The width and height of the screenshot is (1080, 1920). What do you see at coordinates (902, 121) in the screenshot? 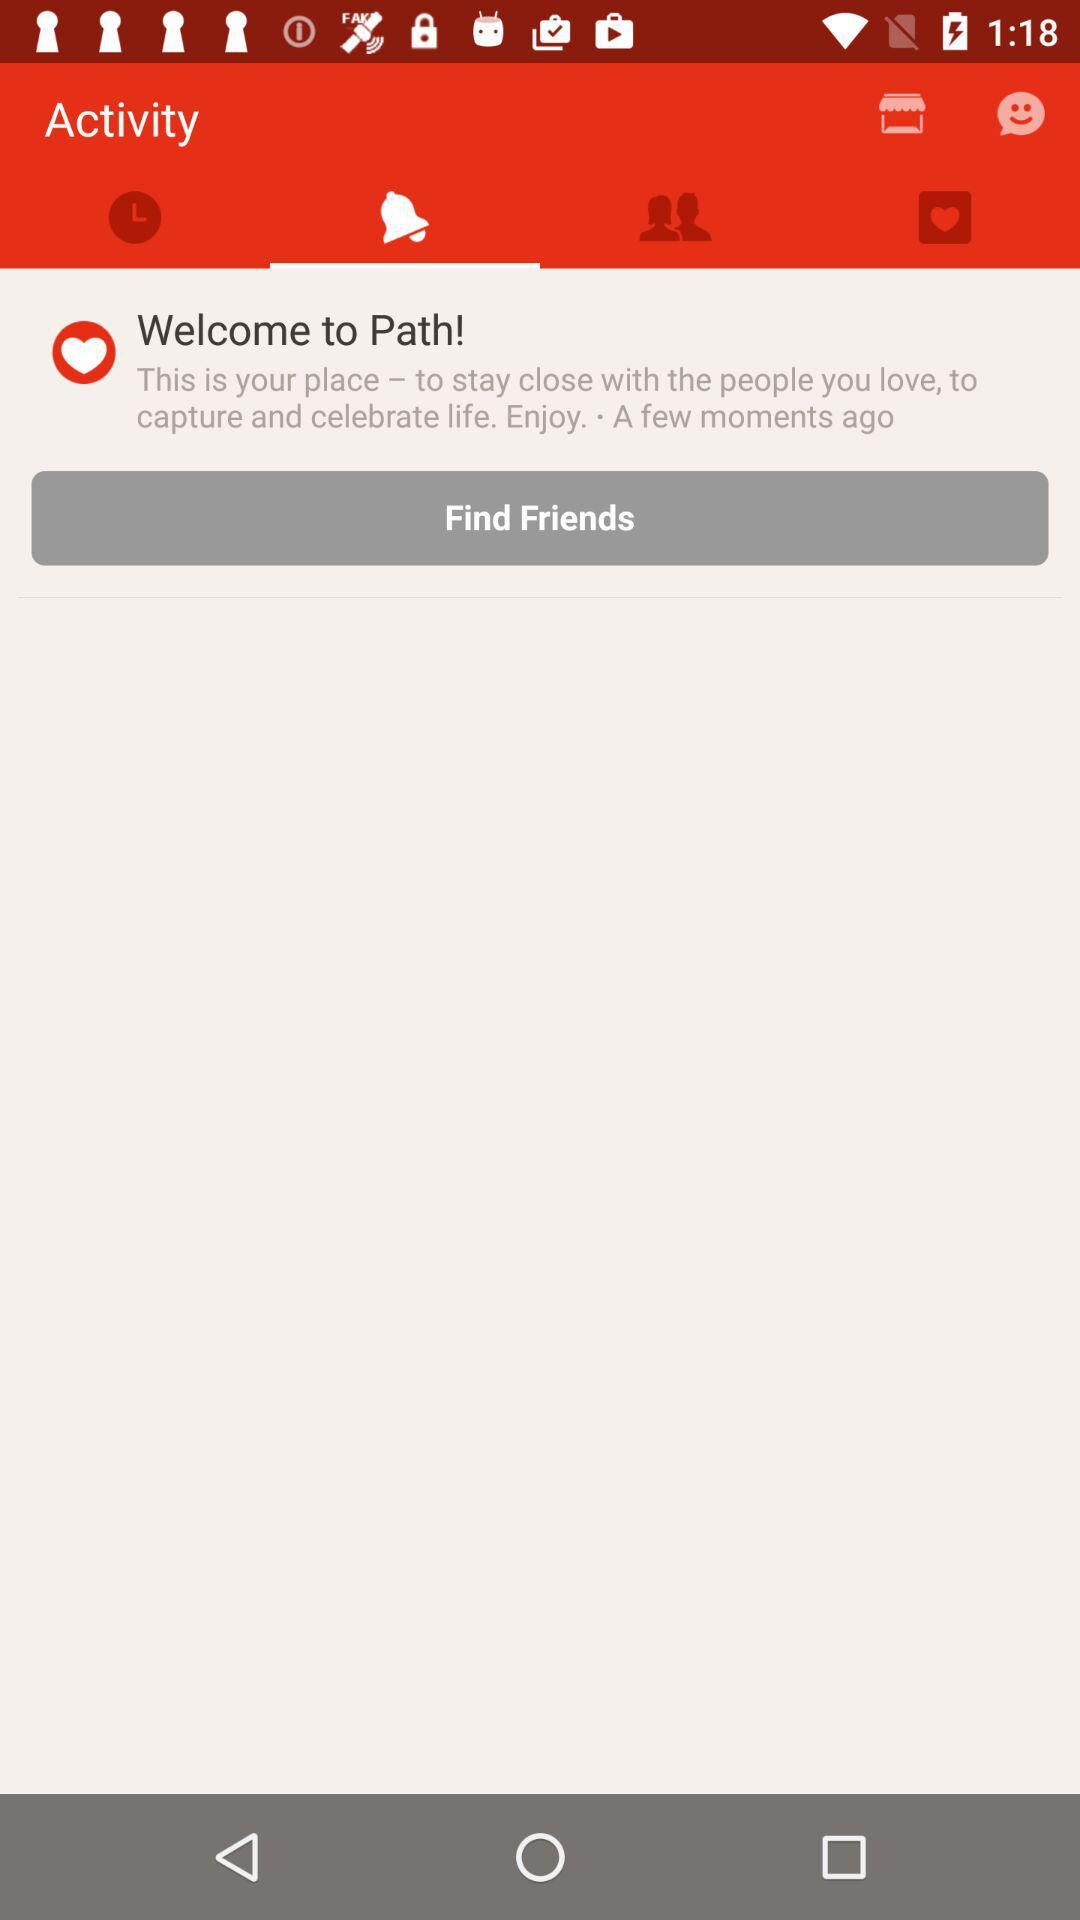
I see `the item to the right of the activity` at bounding box center [902, 121].